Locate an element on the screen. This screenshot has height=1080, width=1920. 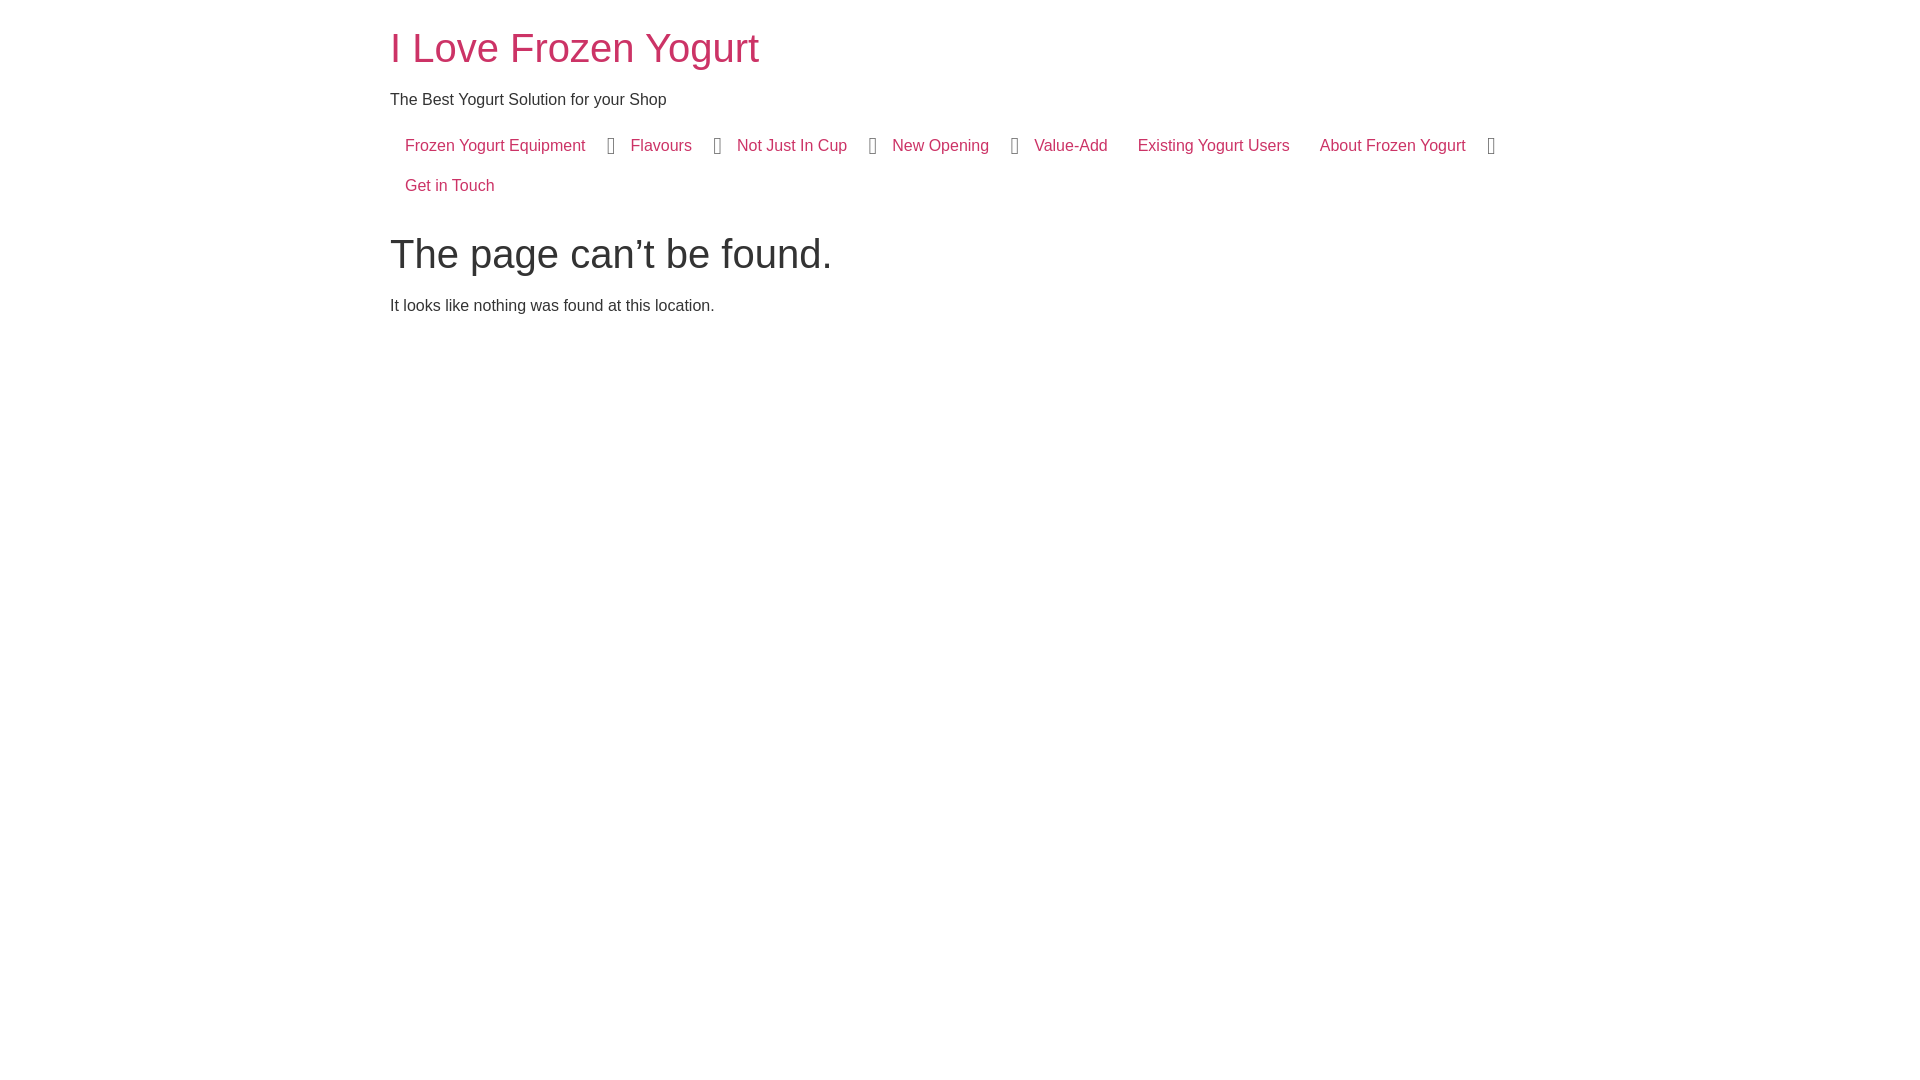
'New Opening' is located at coordinates (939, 145).